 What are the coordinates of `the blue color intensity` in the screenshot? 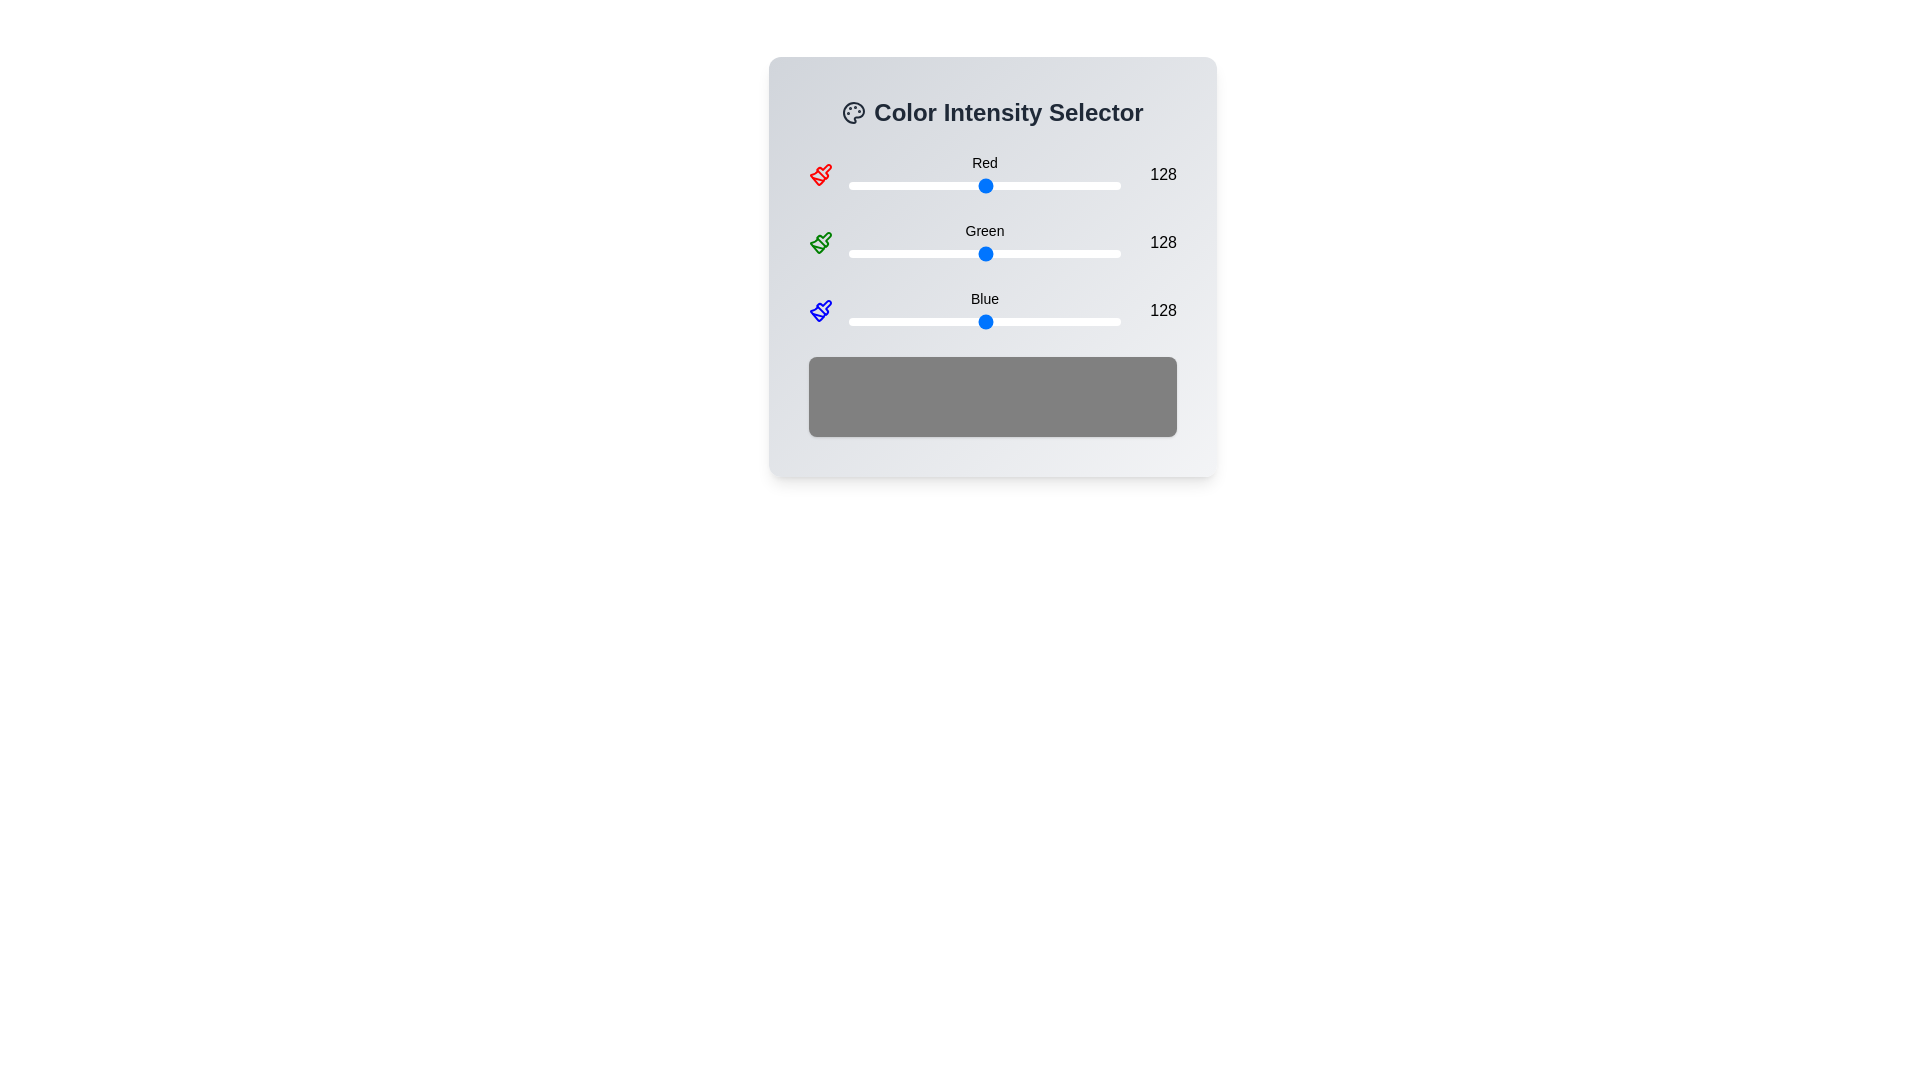 It's located at (1062, 320).